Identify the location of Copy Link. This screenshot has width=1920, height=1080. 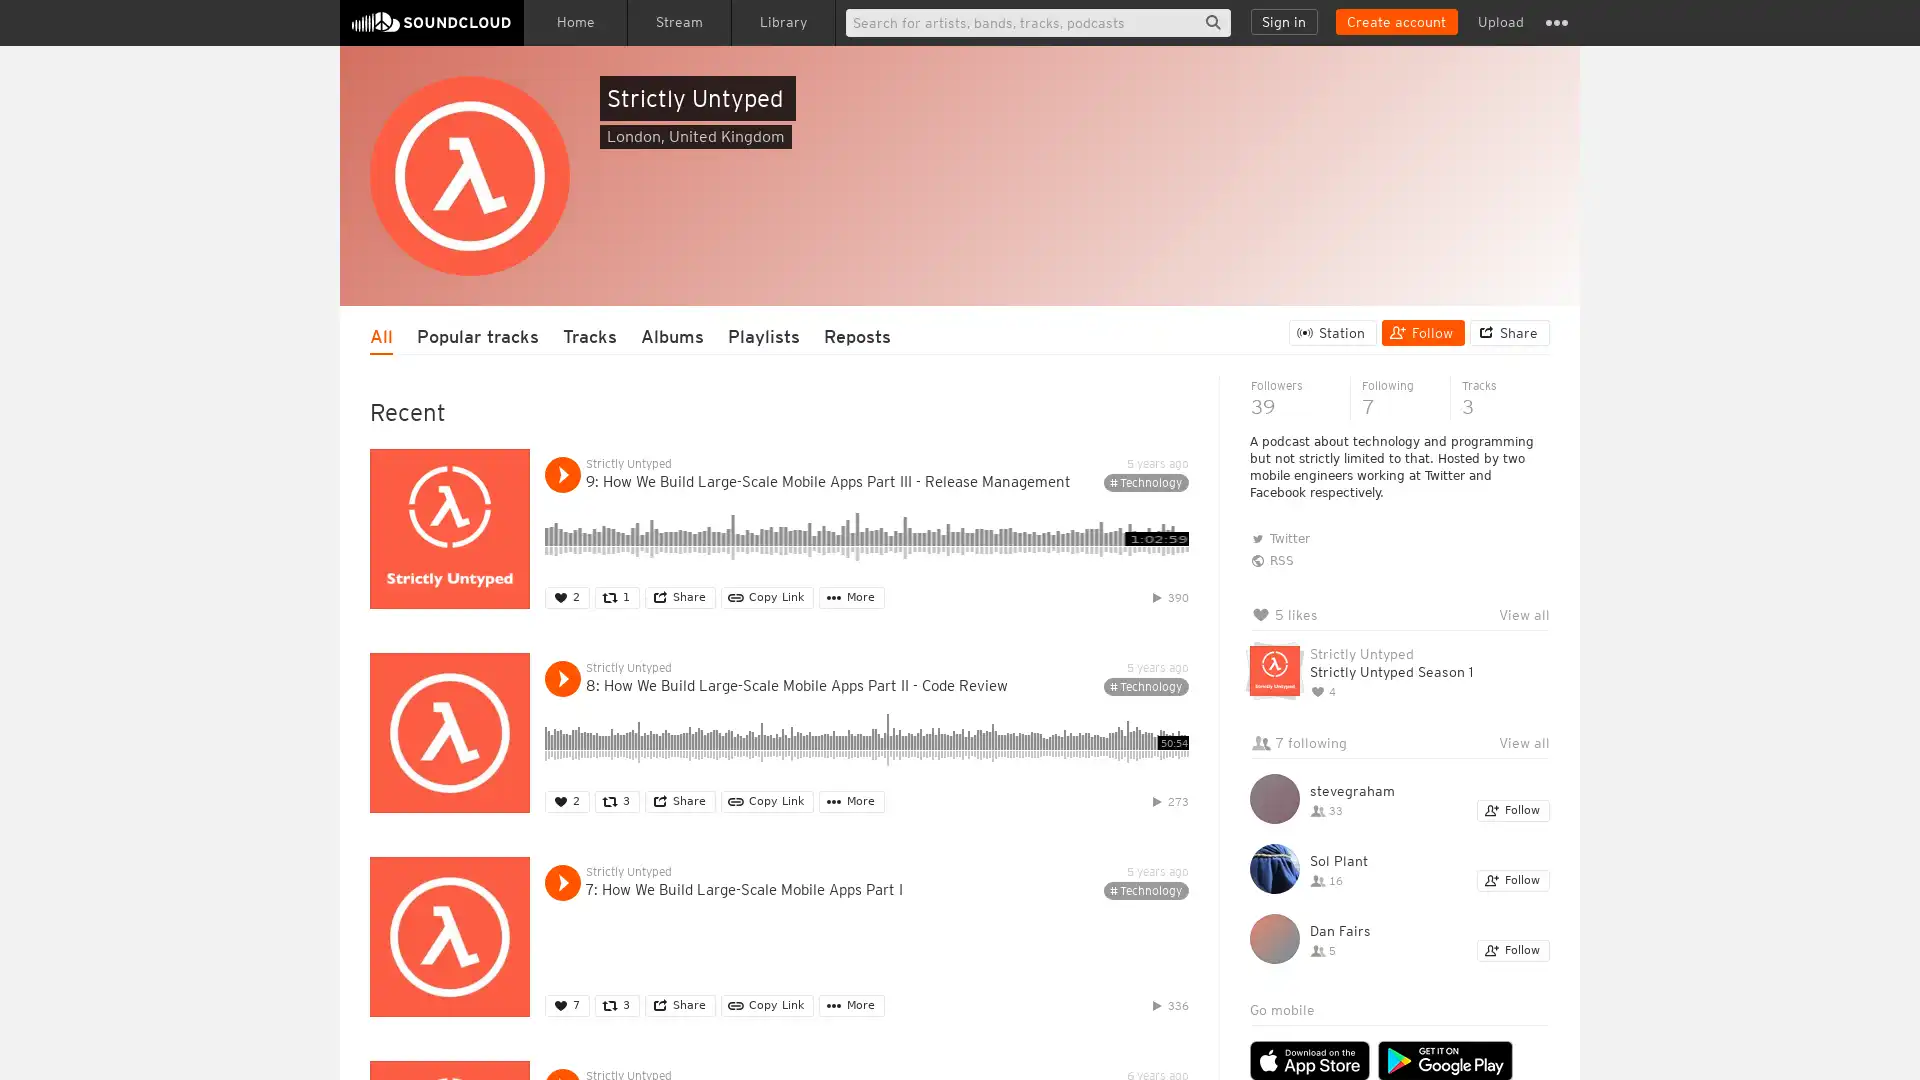
(766, 1005).